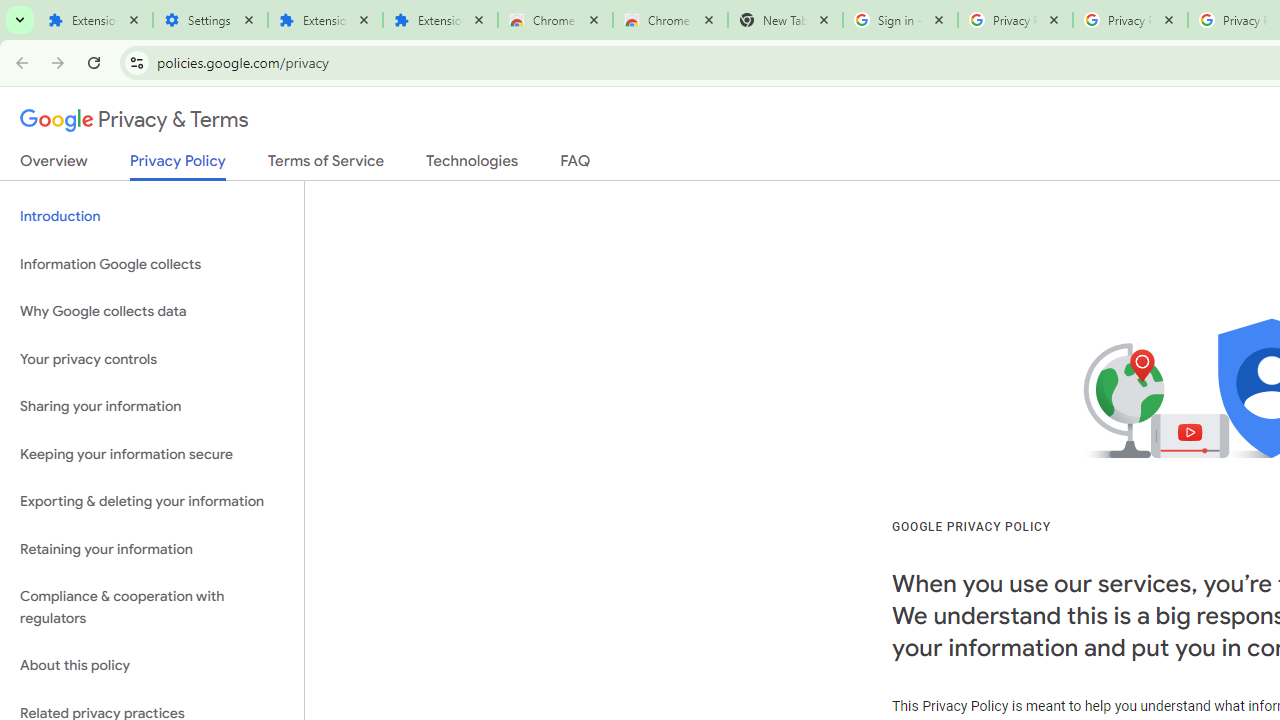 This screenshot has width=1280, height=720. I want to click on 'Introduction', so click(151, 217).